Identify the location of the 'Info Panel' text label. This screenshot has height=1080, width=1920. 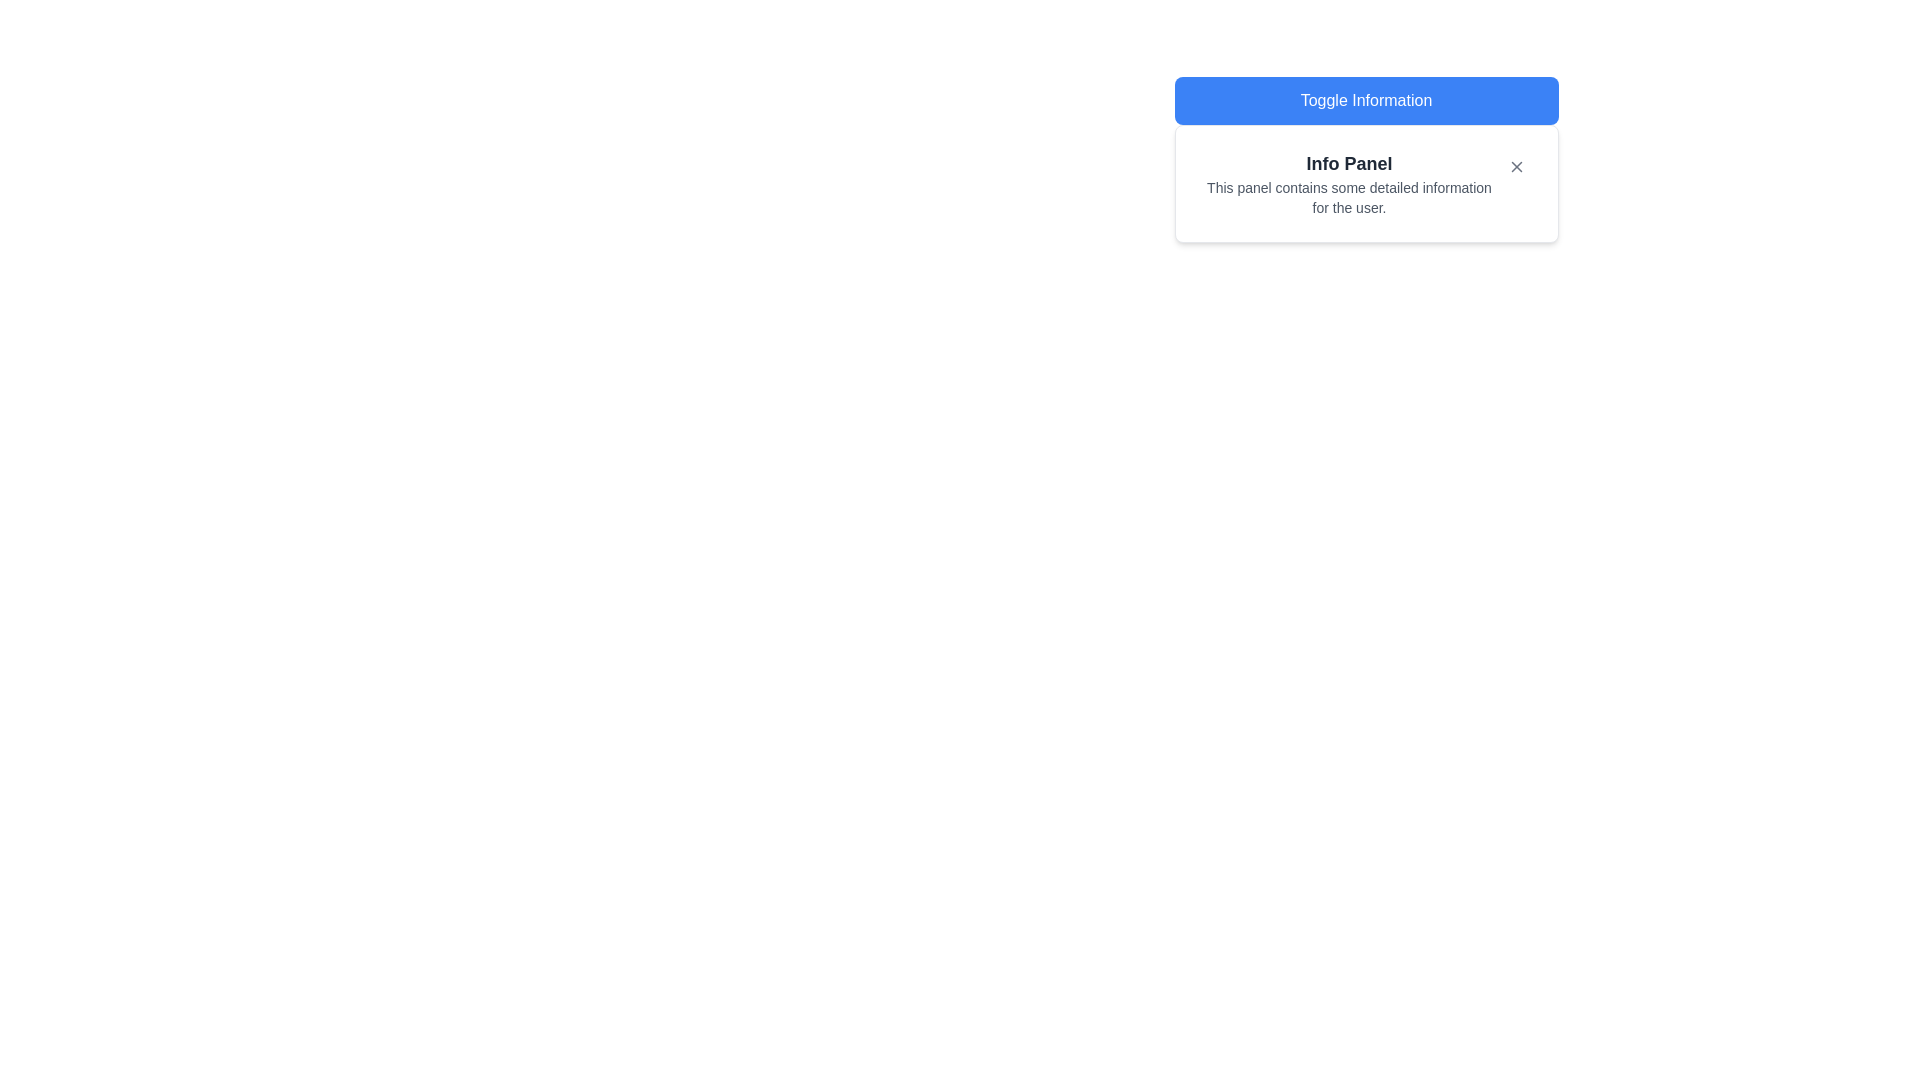
(1349, 163).